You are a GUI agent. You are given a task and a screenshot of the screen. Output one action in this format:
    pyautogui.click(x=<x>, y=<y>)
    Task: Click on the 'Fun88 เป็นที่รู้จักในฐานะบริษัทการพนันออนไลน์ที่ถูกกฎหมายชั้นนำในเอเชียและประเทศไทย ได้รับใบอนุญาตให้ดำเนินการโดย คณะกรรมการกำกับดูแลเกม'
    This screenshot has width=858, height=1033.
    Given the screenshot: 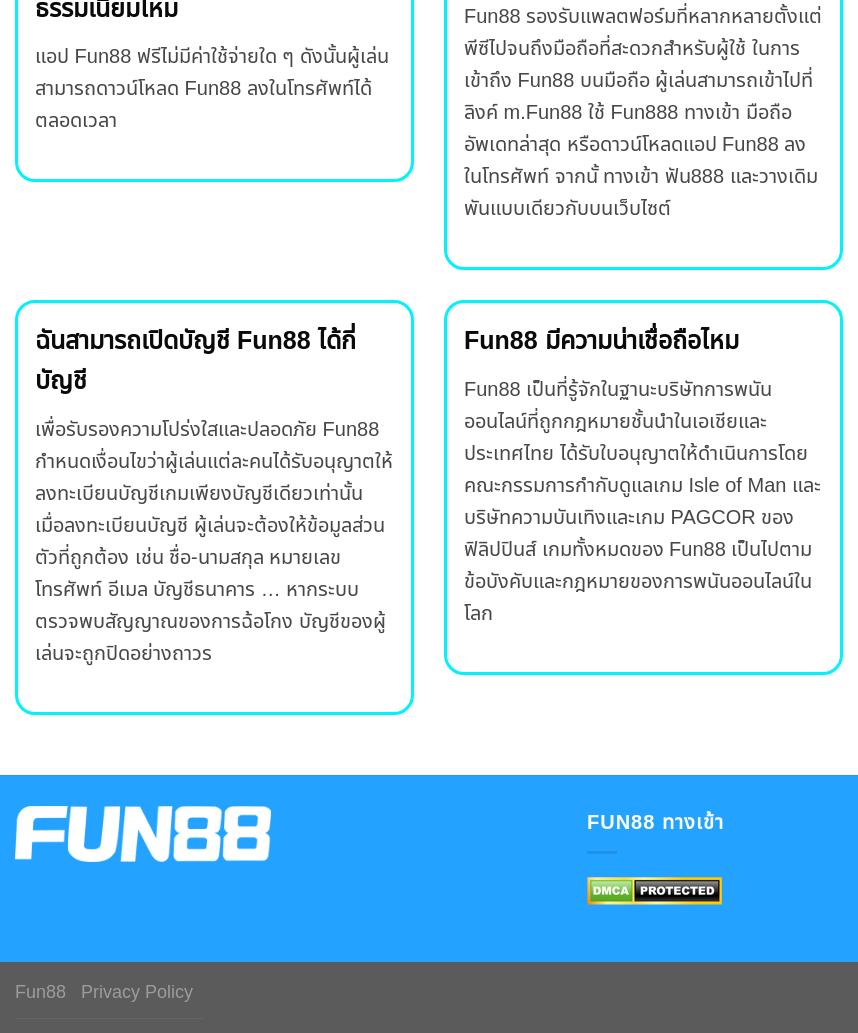 What is the action you would take?
    pyautogui.click(x=635, y=436)
    